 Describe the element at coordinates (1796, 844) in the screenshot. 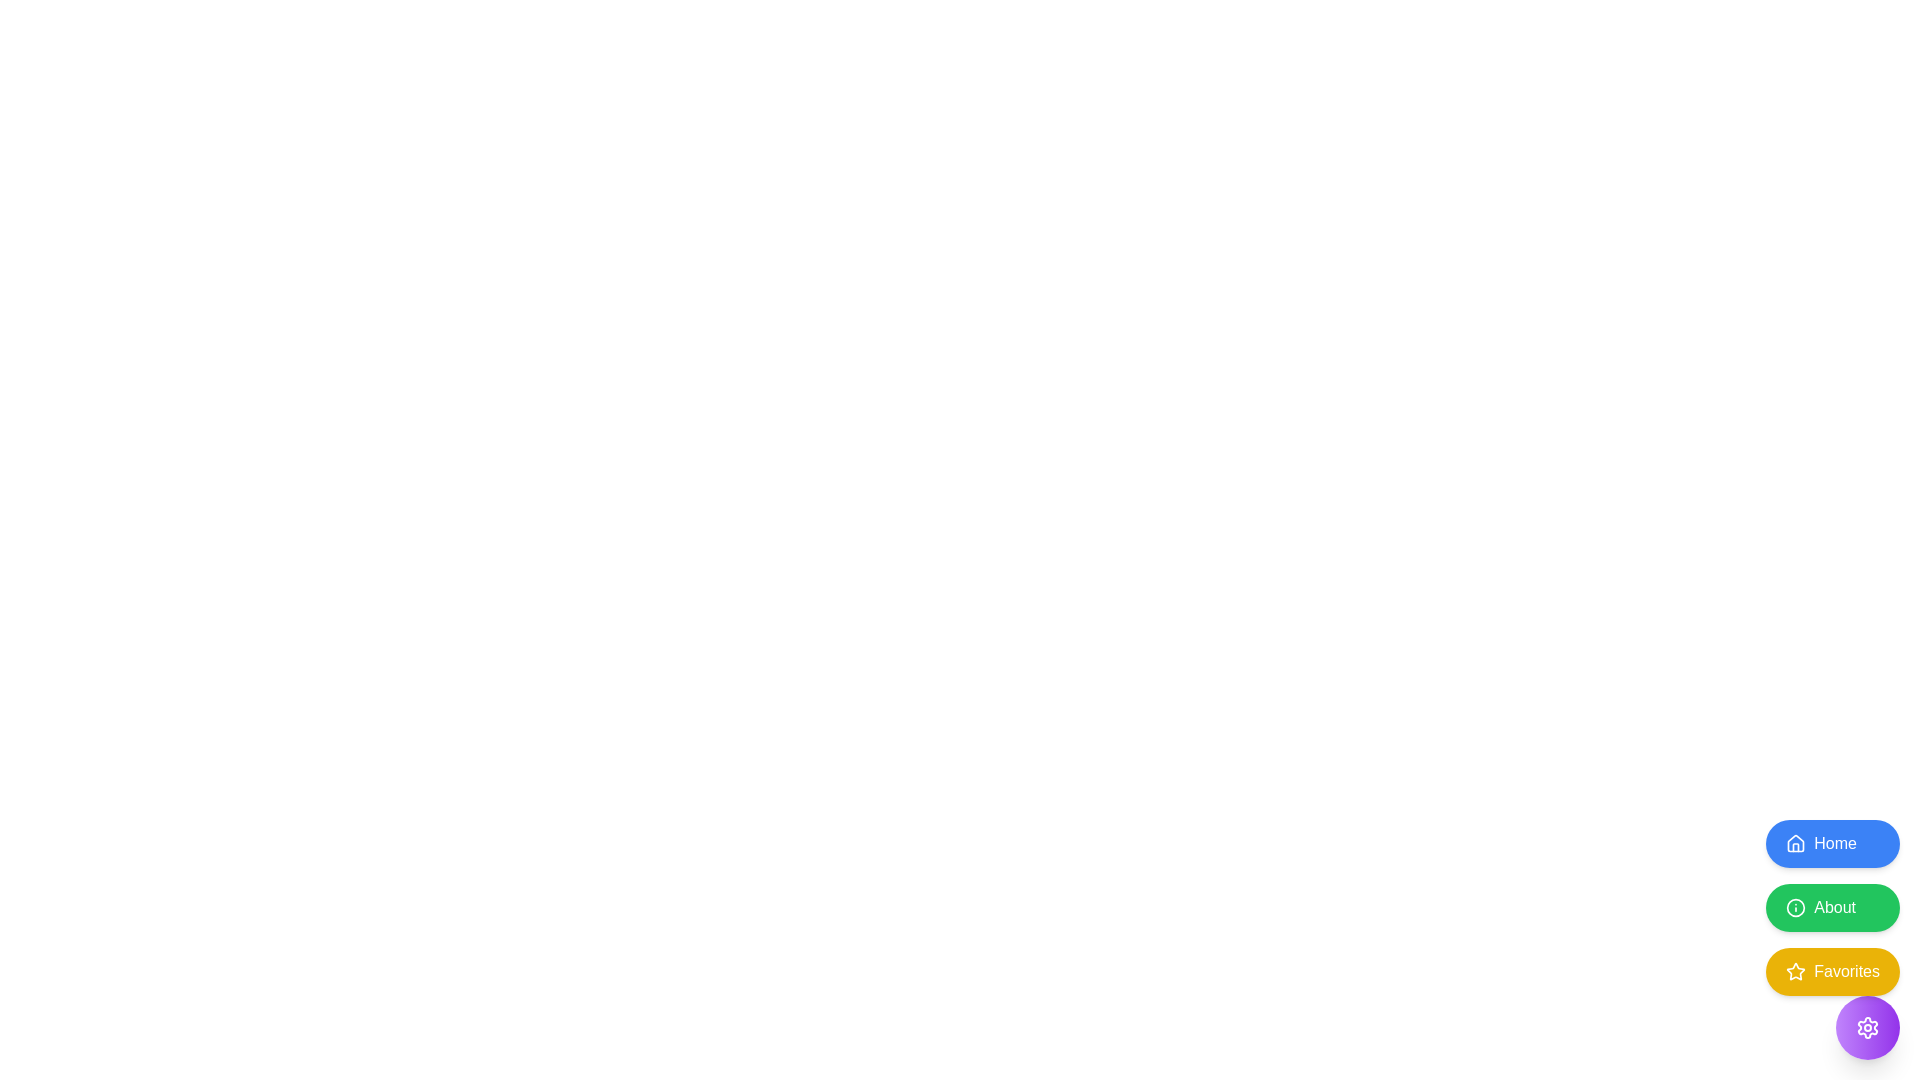

I see `the house icon, which is a minimalistic outlined symbol located to the left of the 'Home' button, positioned at the top of a vertical stack of buttons` at that location.